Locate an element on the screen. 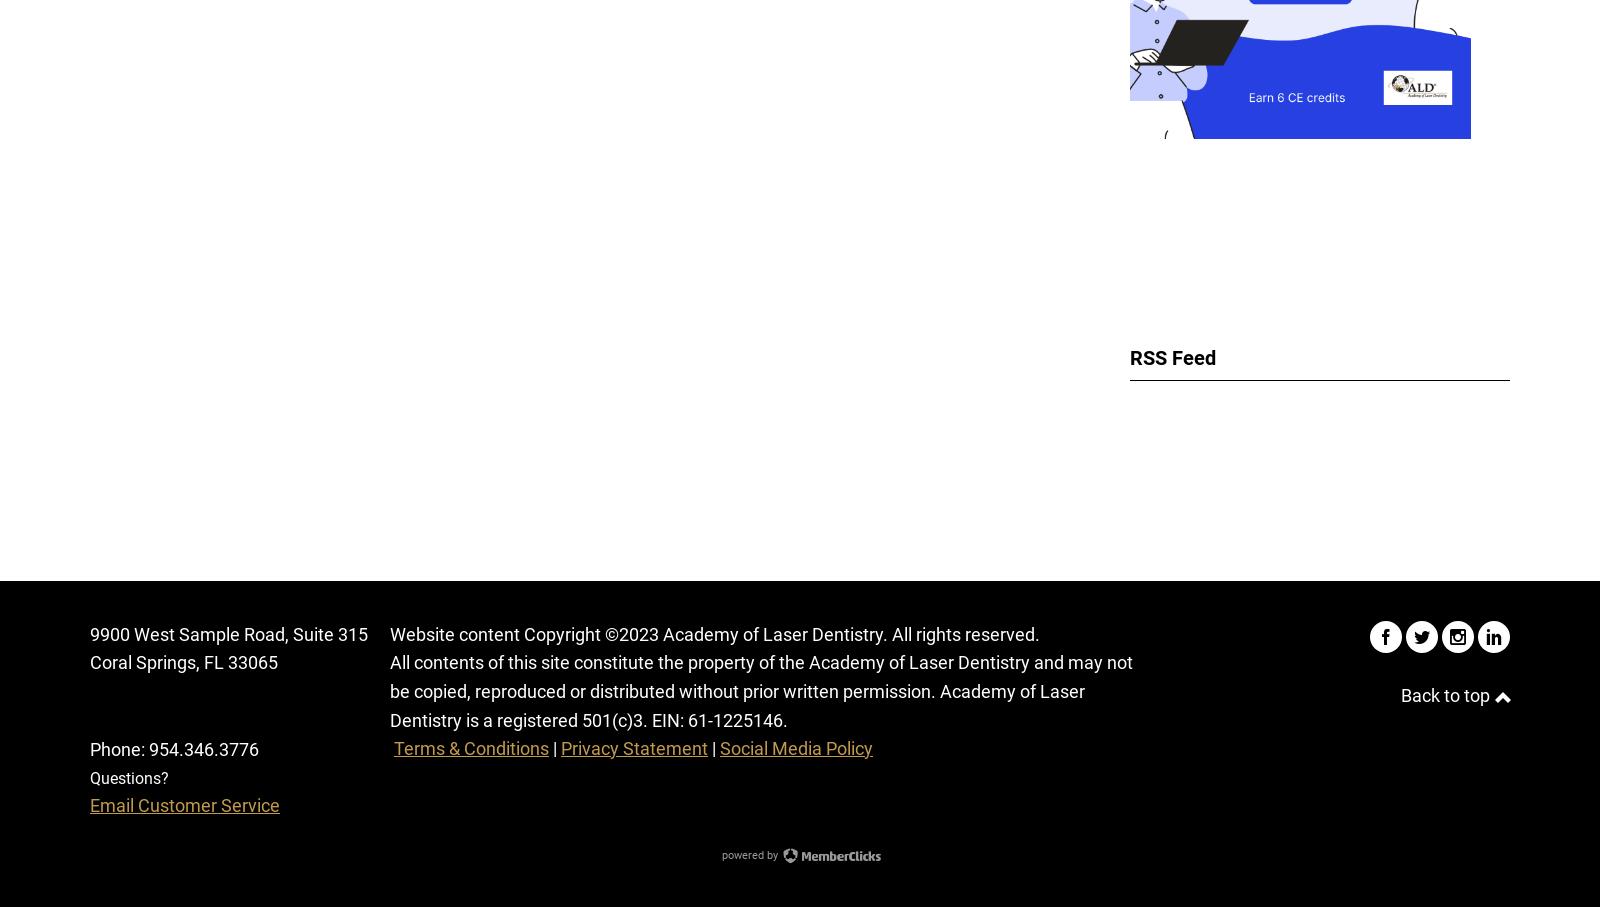  'Phone: 954.346.3776' is located at coordinates (173, 747).